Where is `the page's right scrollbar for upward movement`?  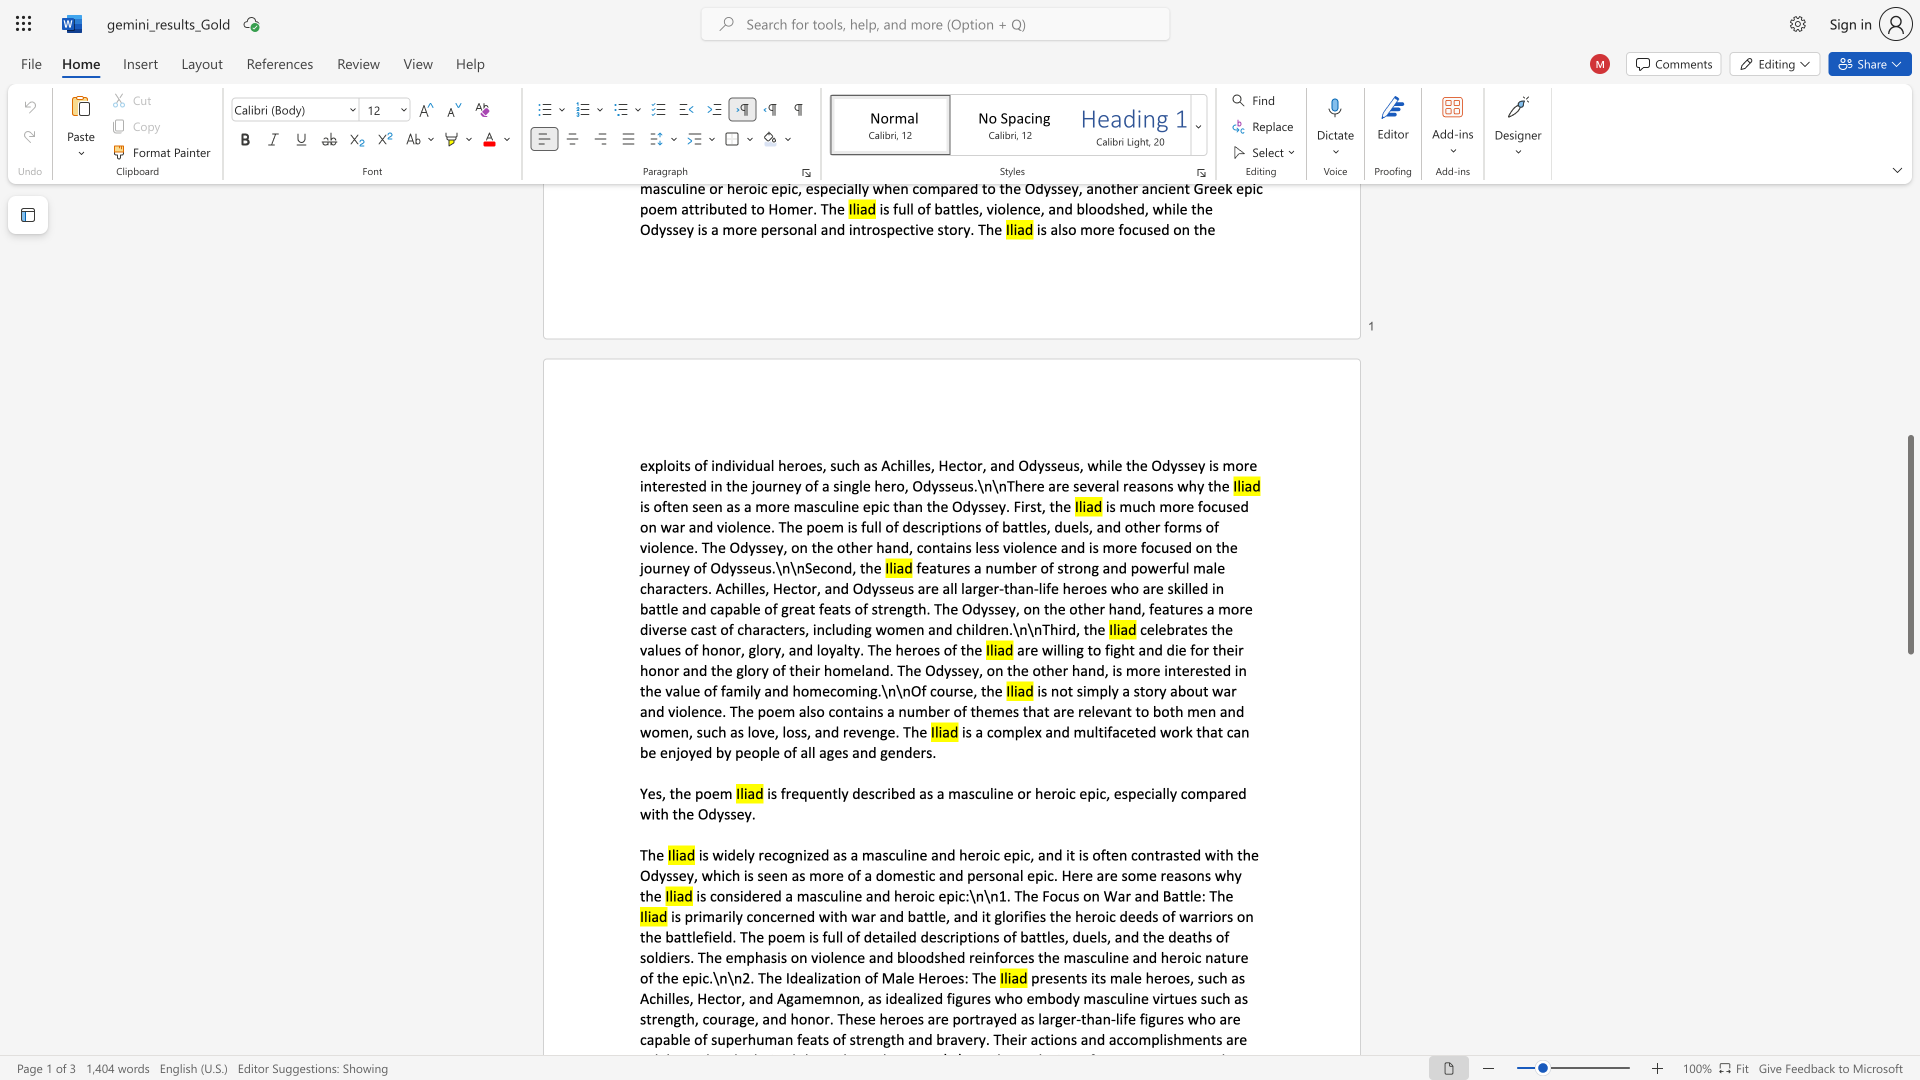 the page's right scrollbar for upward movement is located at coordinates (1909, 400).